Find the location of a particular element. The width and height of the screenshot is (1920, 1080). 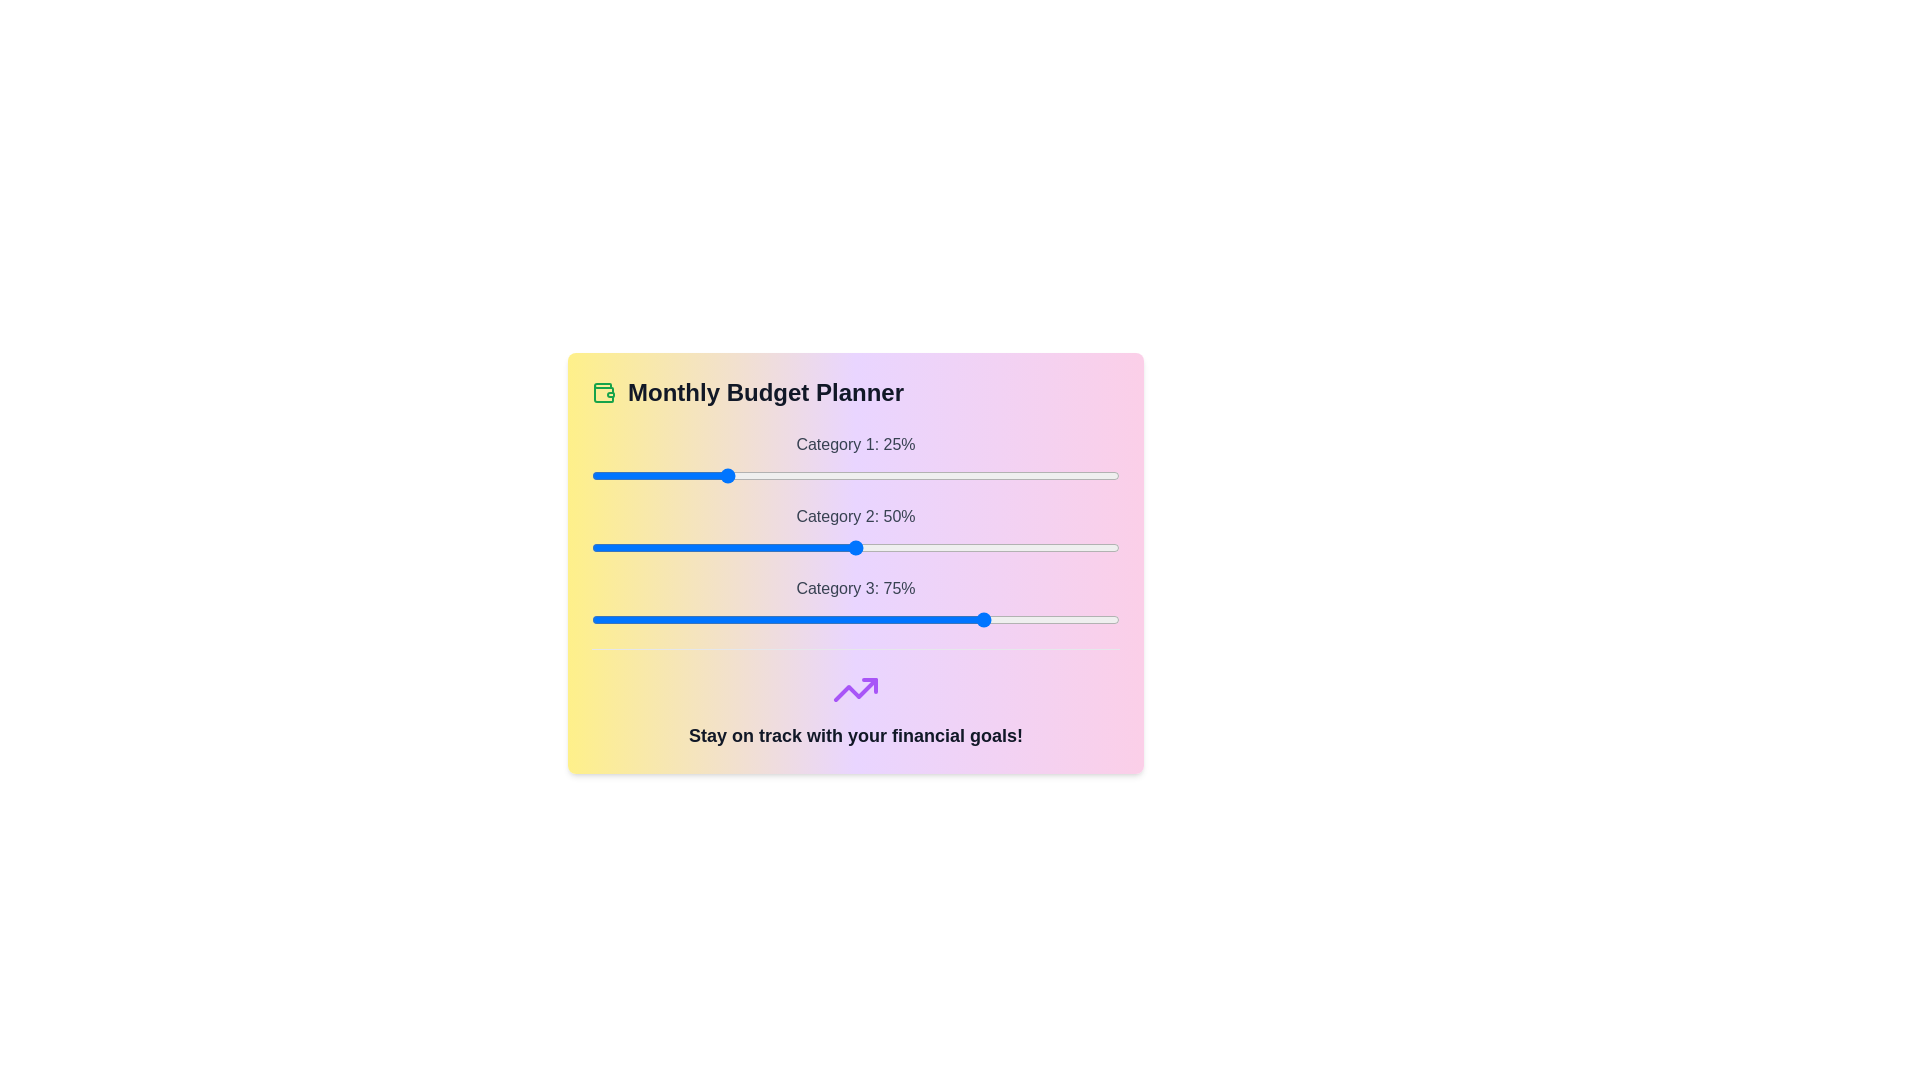

the slider for Category 1 to 22% is located at coordinates (708, 475).